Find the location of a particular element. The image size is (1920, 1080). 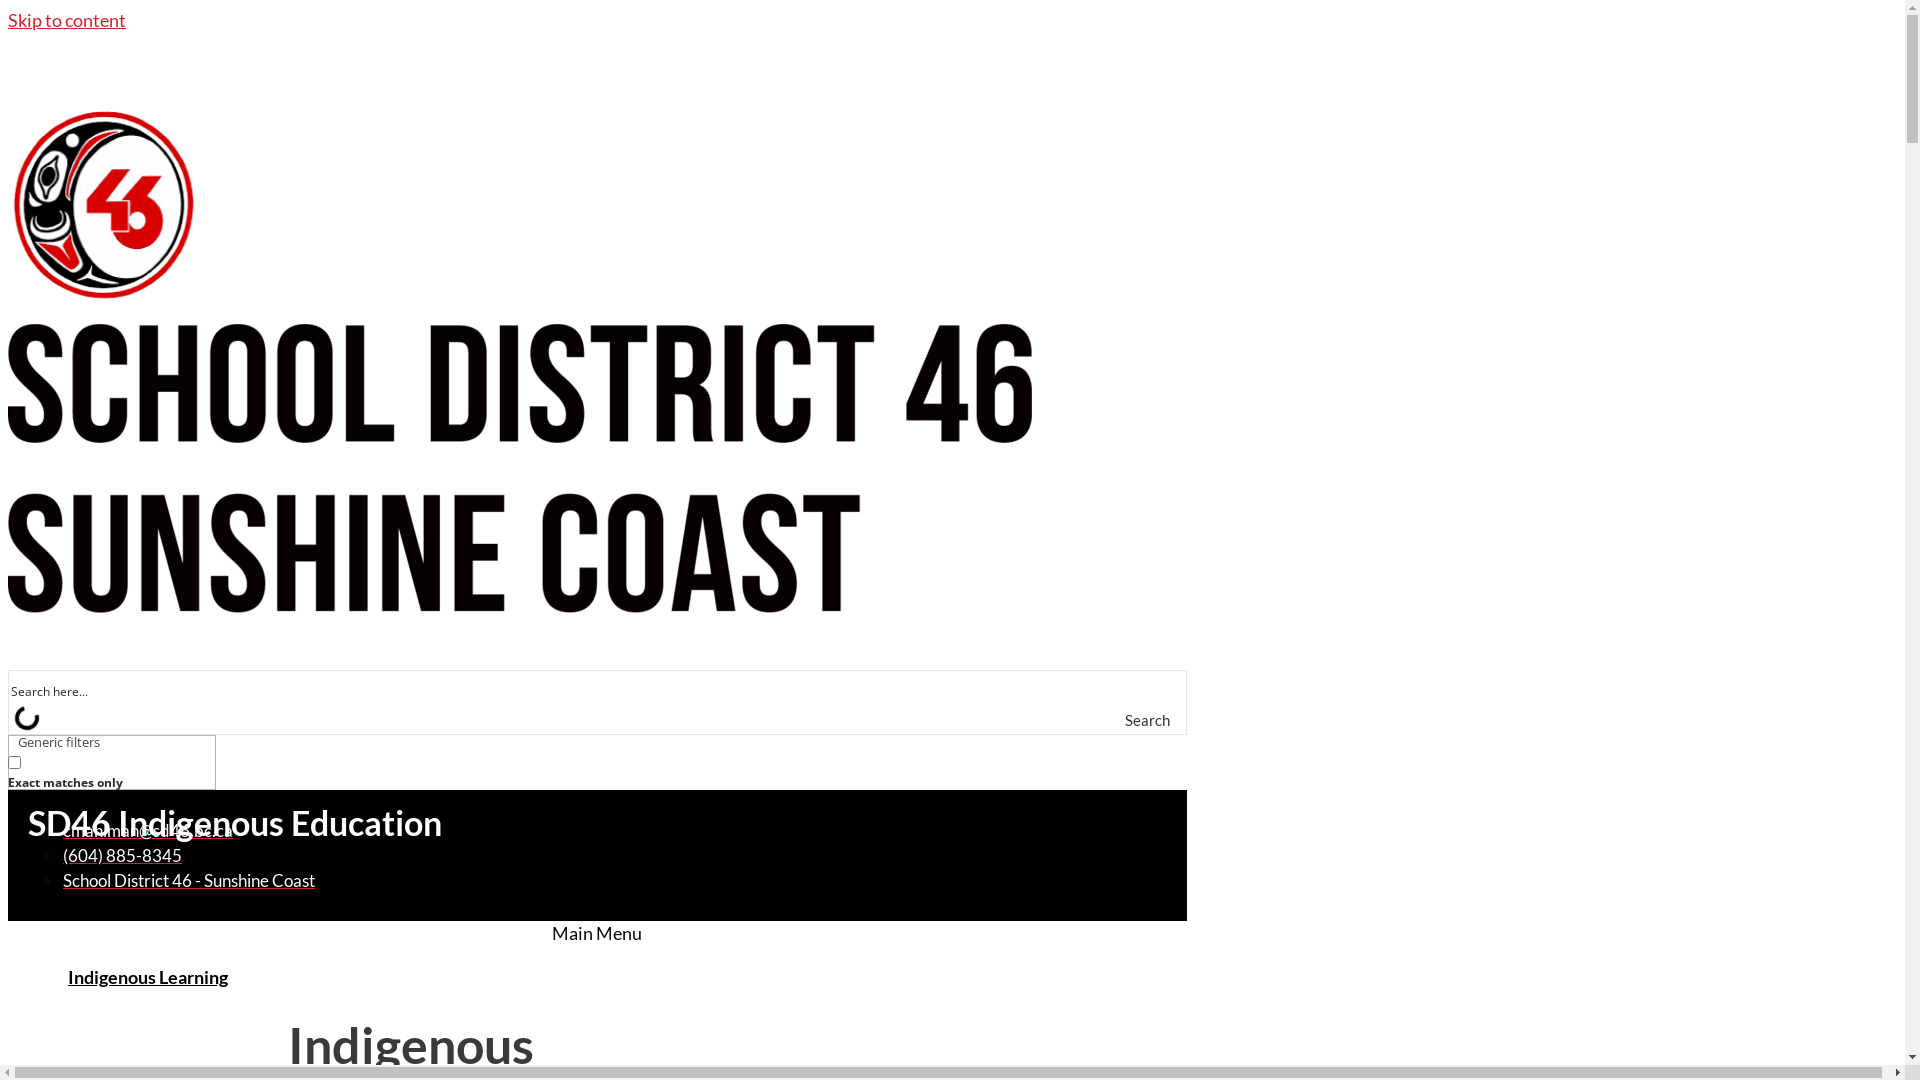

'Indigenous Learning' is located at coordinates (147, 975).